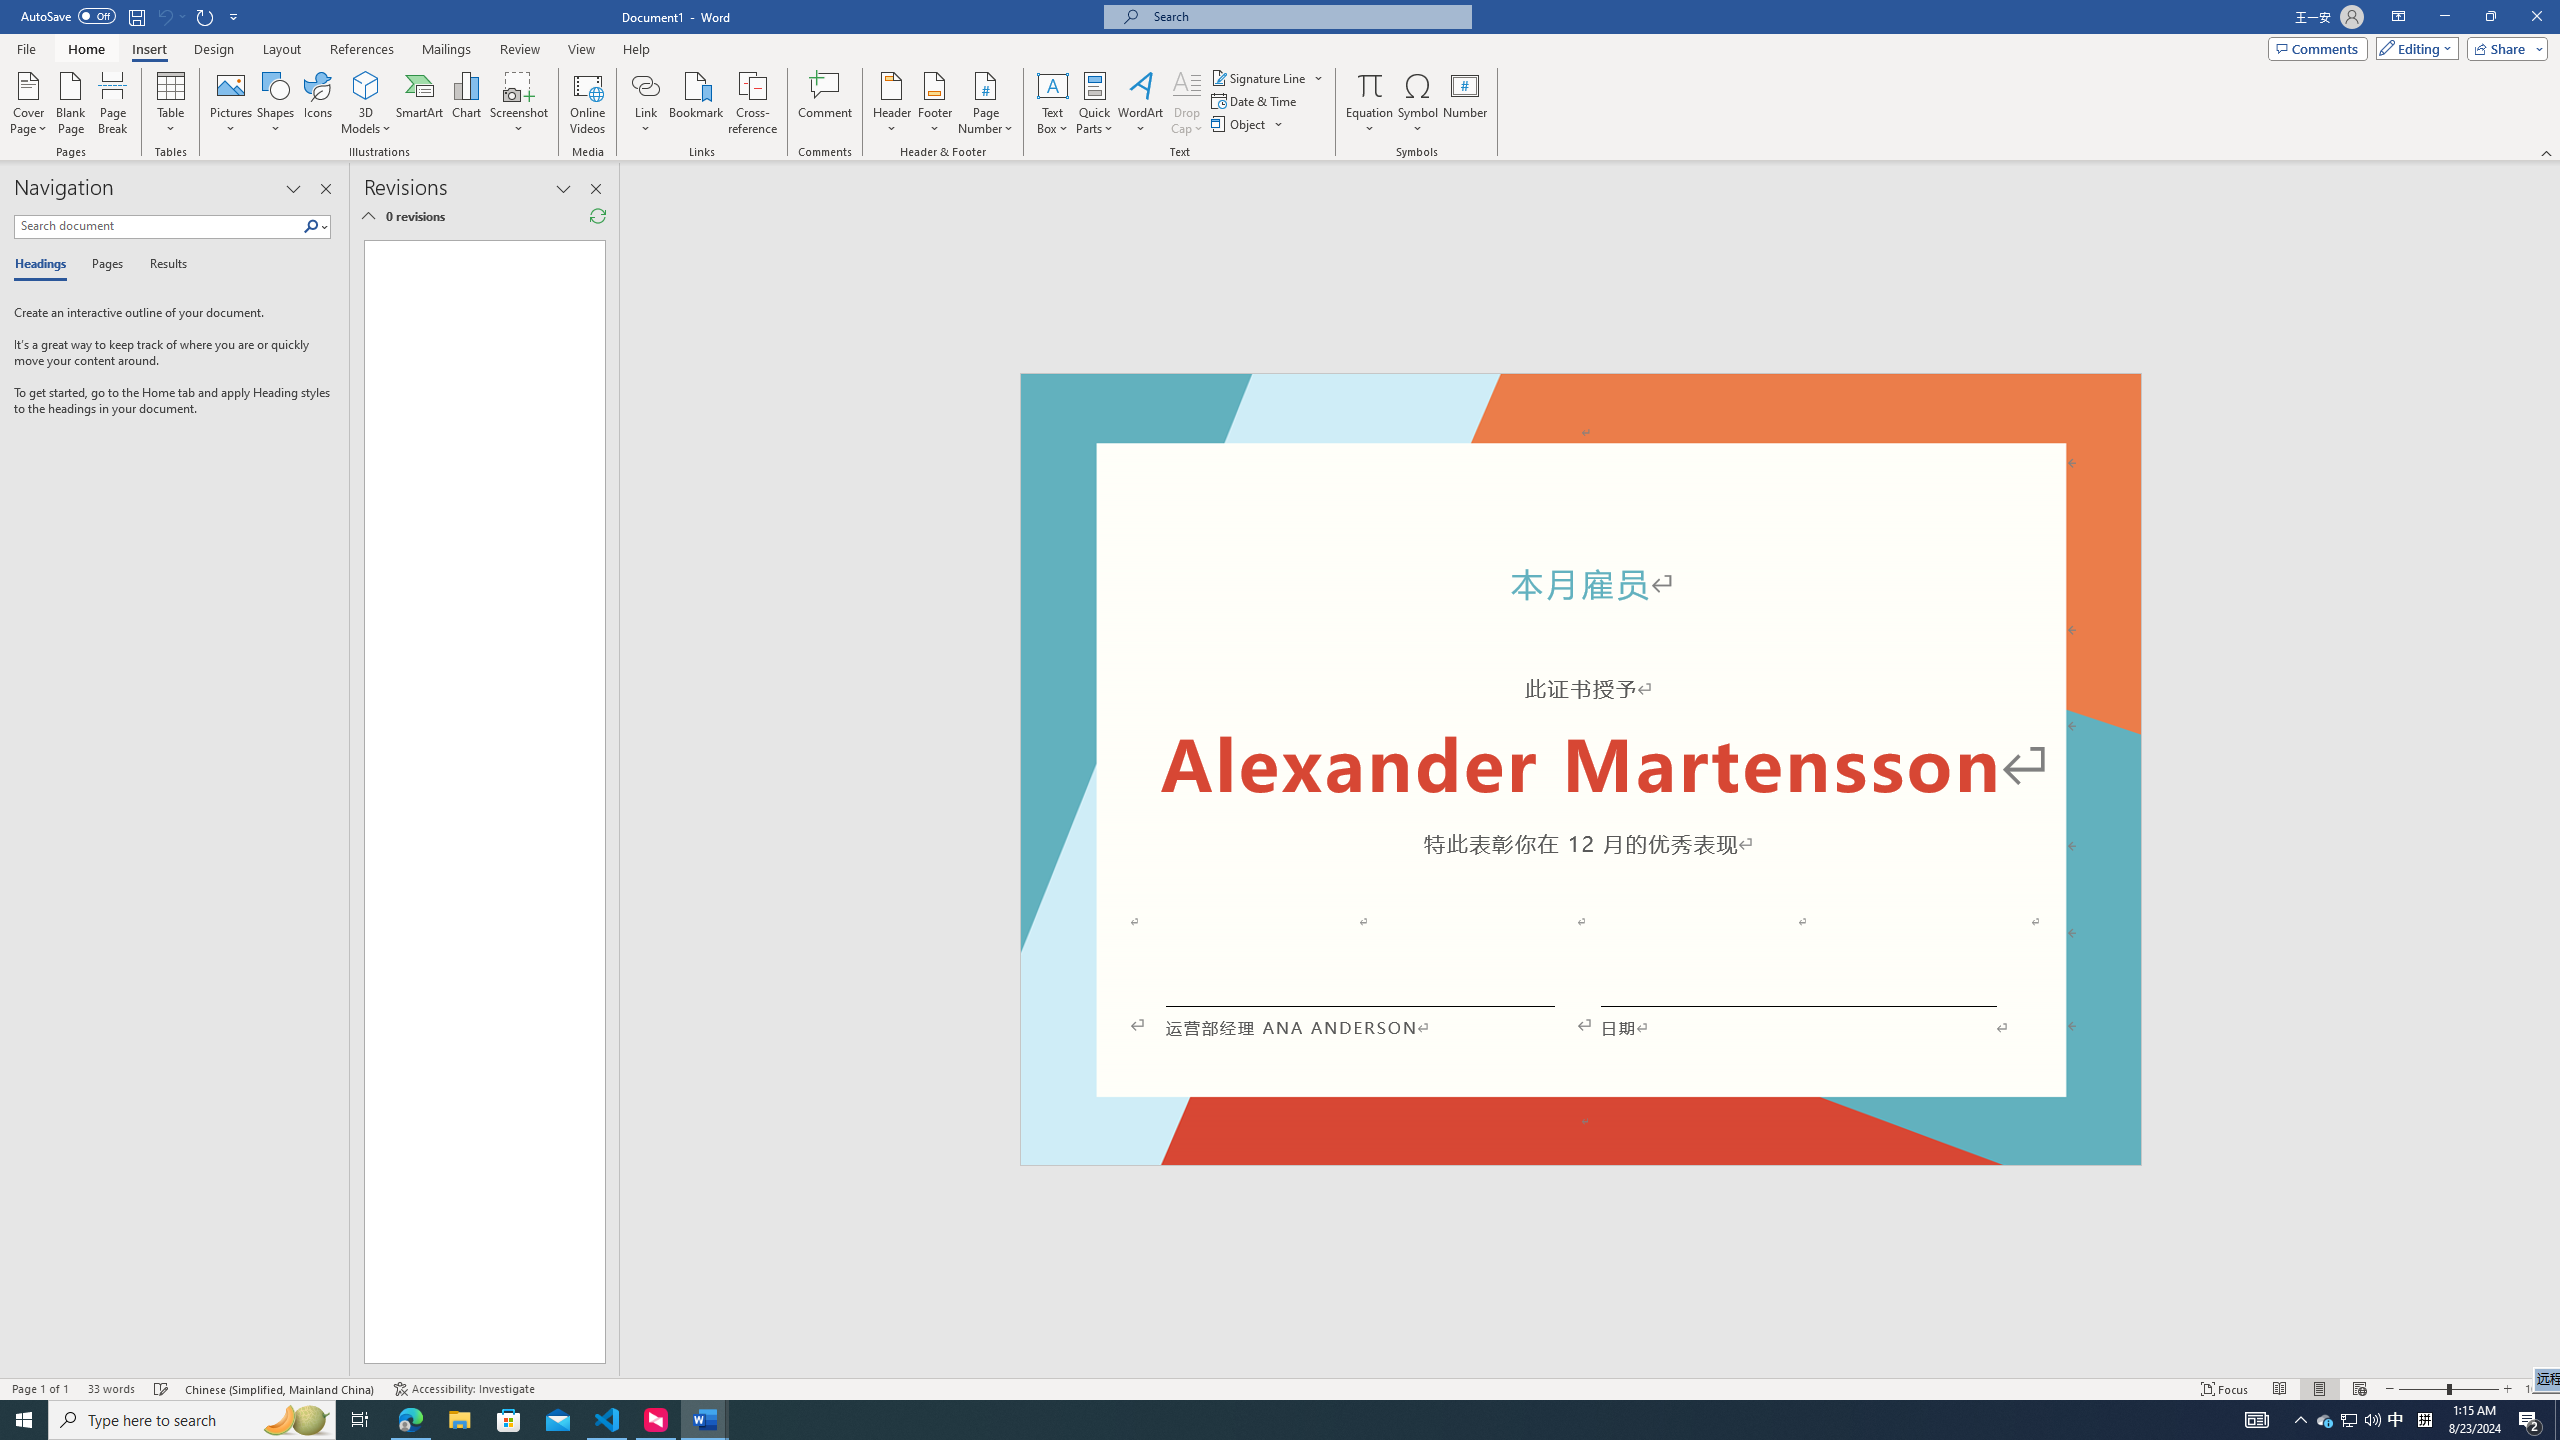  Describe the element at coordinates (1094, 103) in the screenshot. I see `'Quick Parts'` at that location.